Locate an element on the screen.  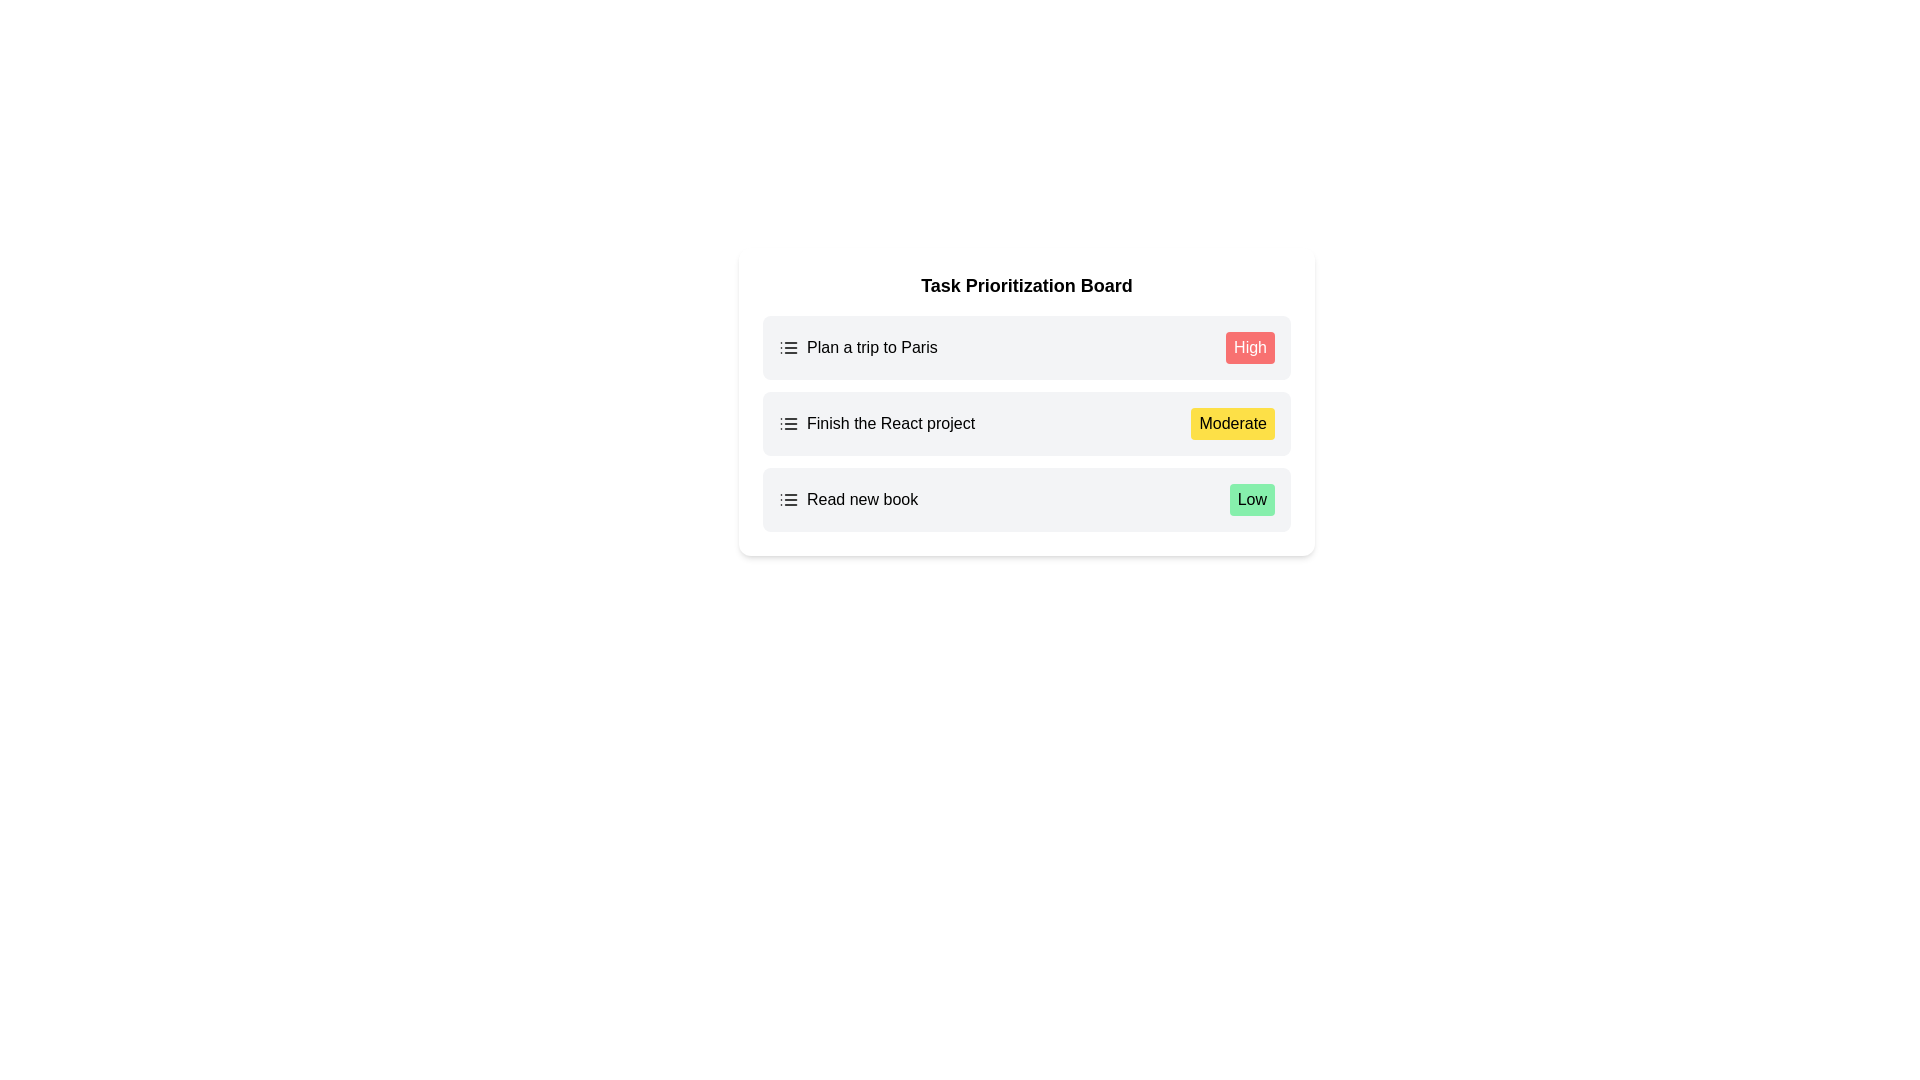
the first entry in the task list within the Task Prioritization Board, which describes a specific task or item is located at coordinates (872, 346).